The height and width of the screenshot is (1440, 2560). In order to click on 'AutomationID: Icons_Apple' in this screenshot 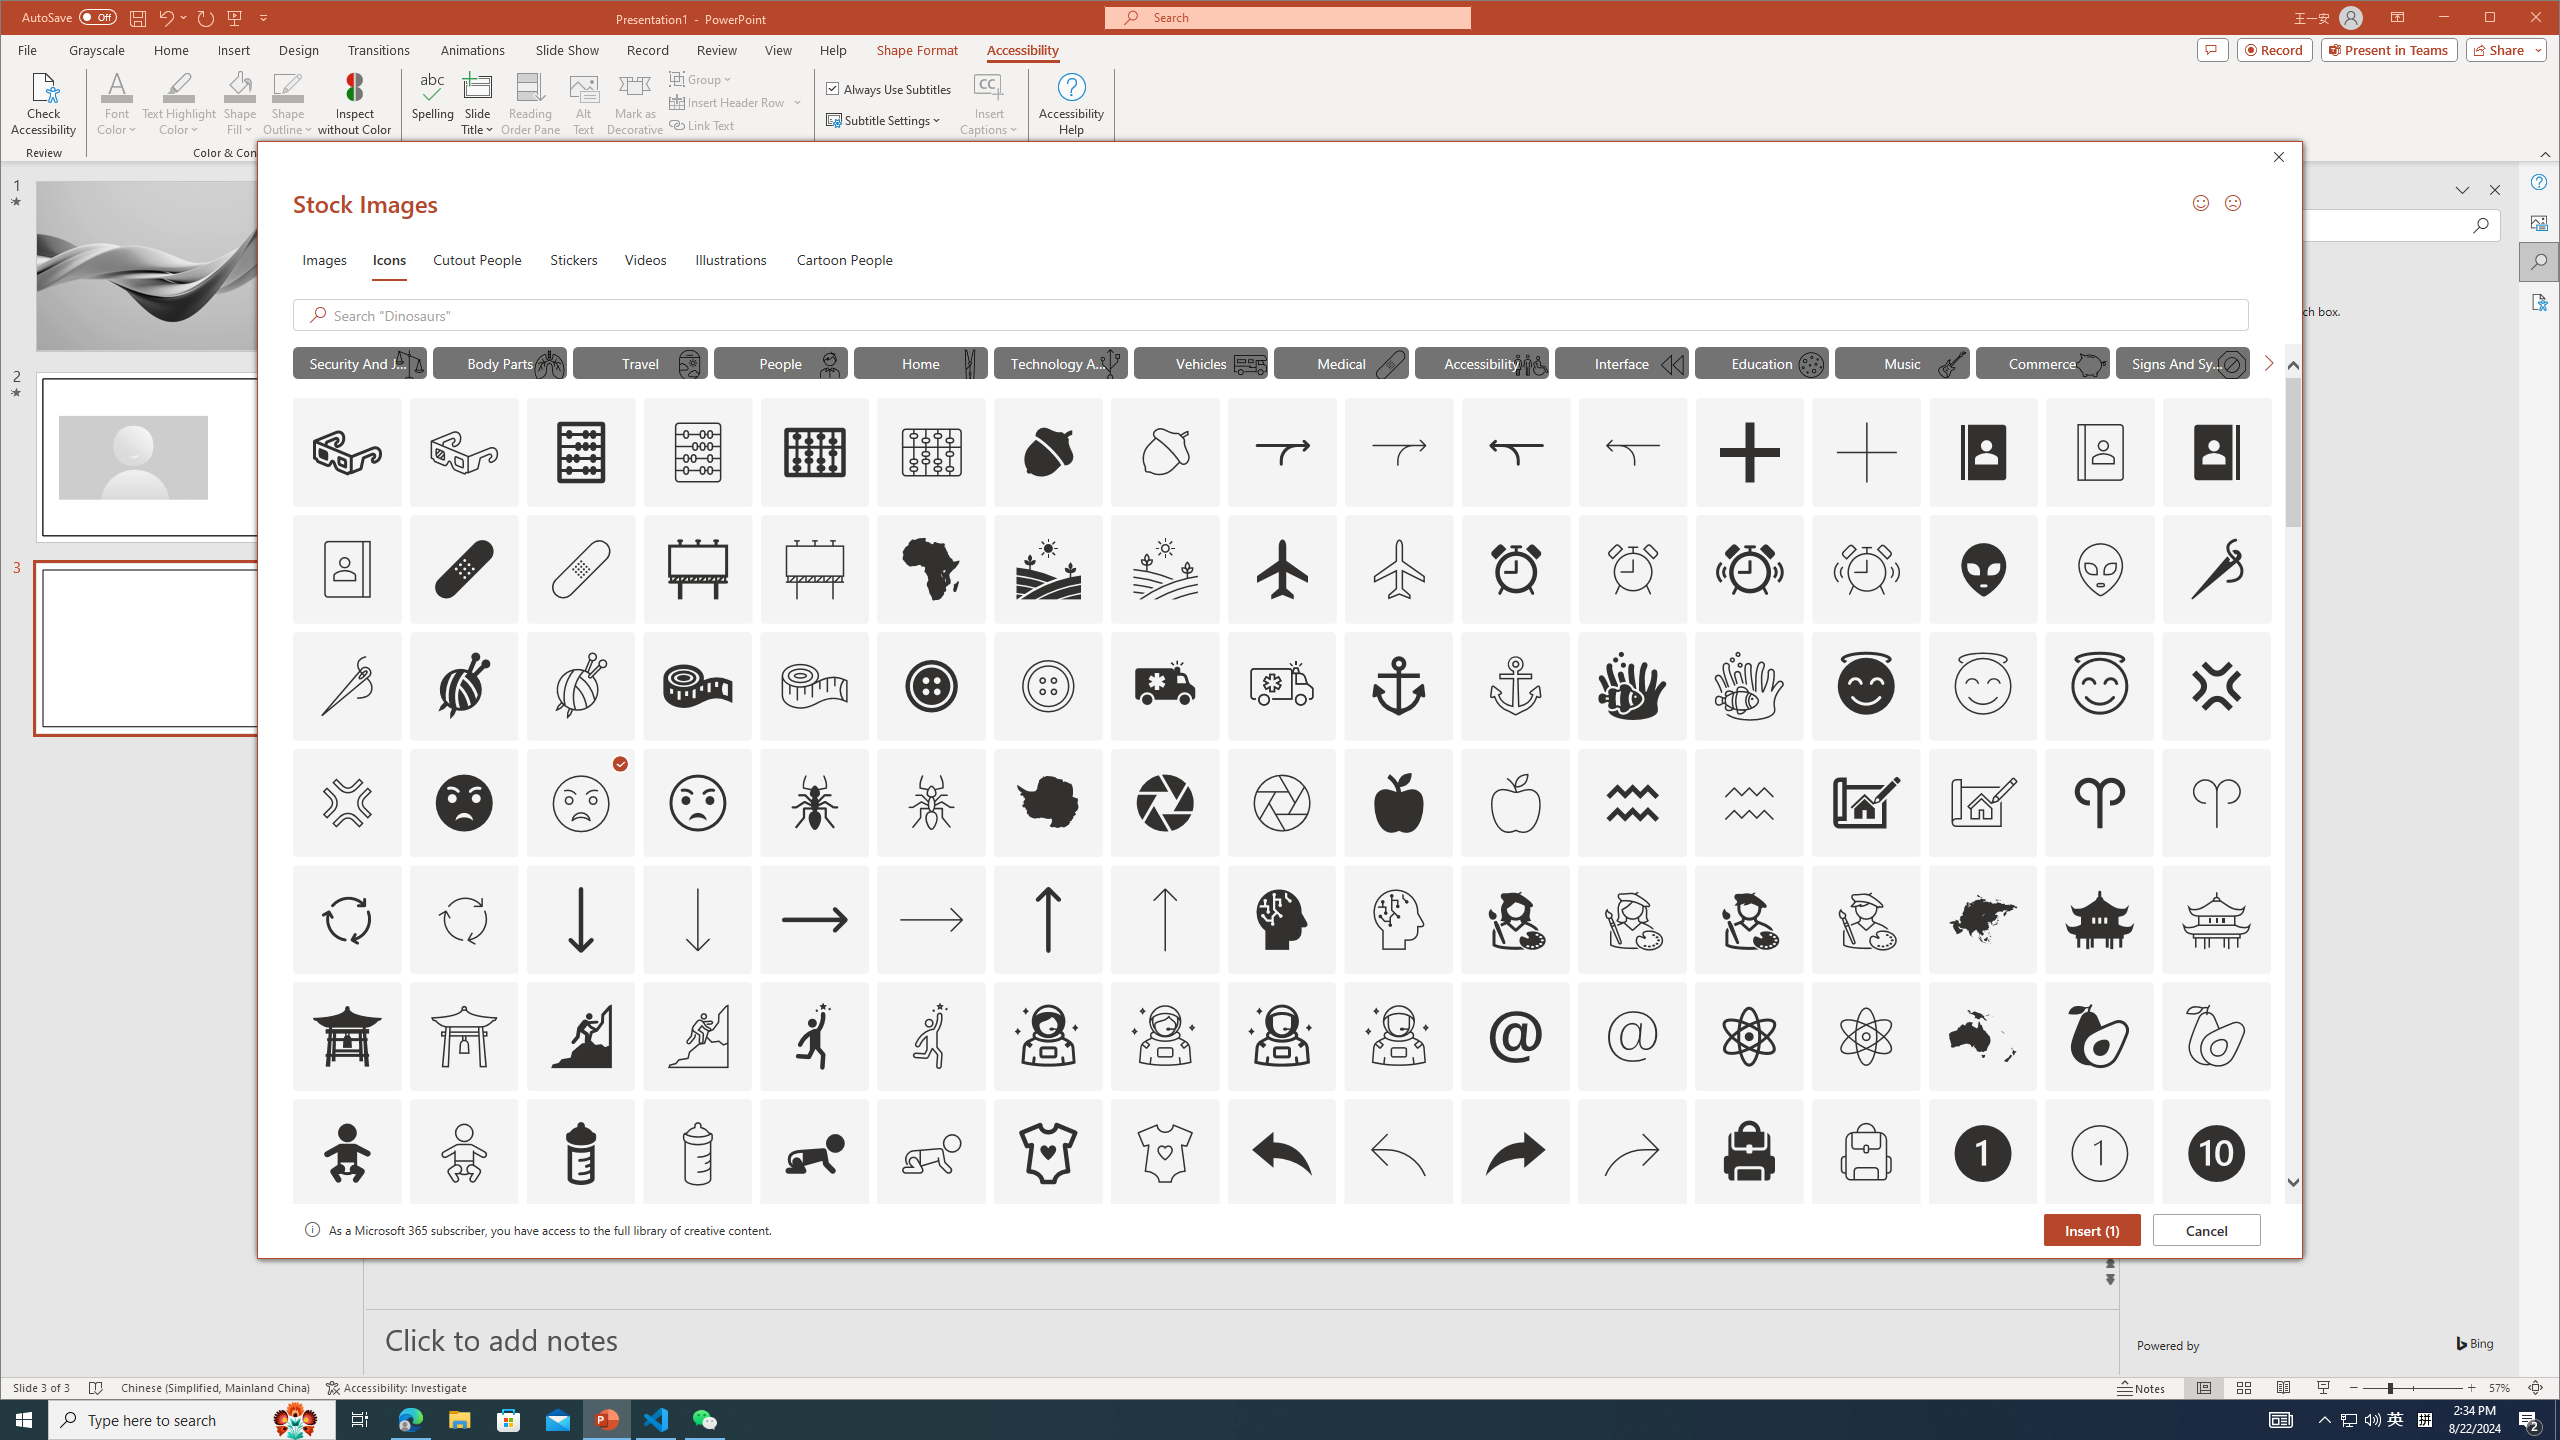, I will do `click(1398, 803)`.